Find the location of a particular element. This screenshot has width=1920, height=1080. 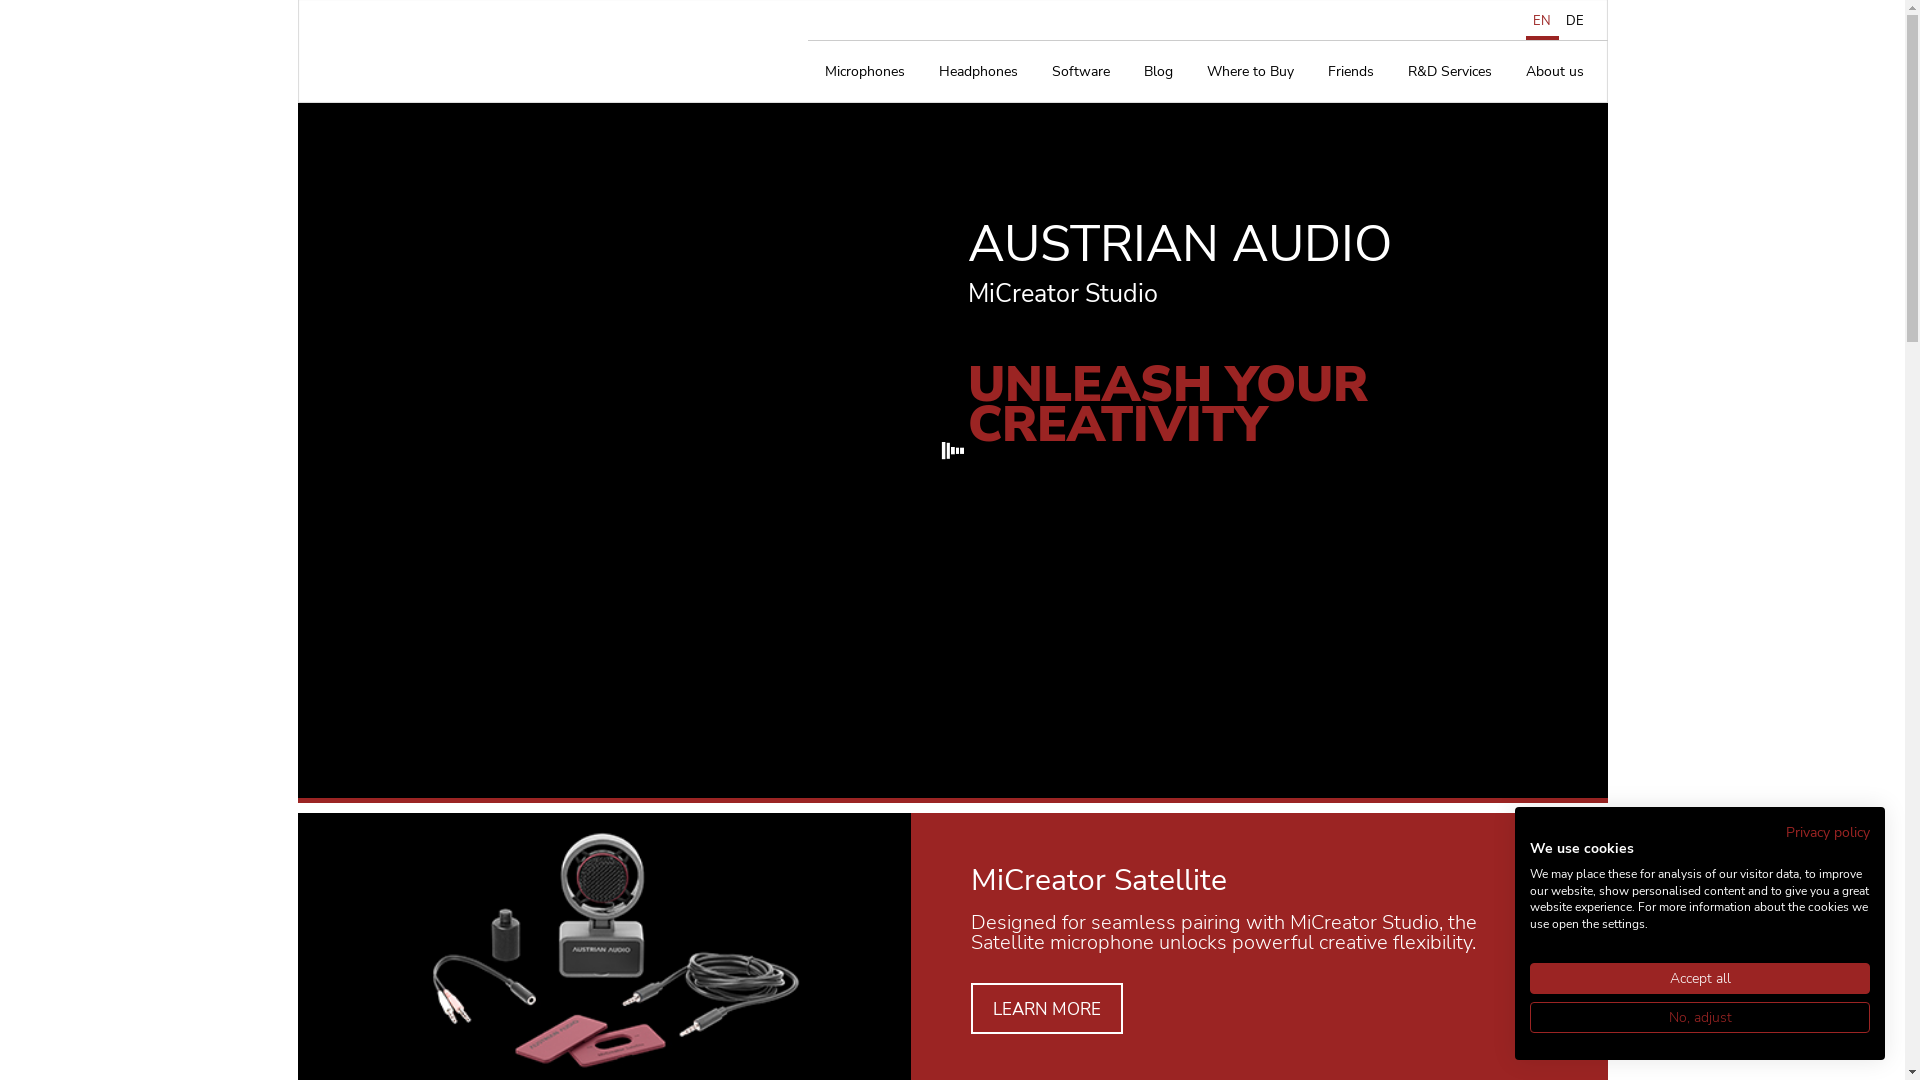

'Where to Buy' is located at coordinates (1190, 71).